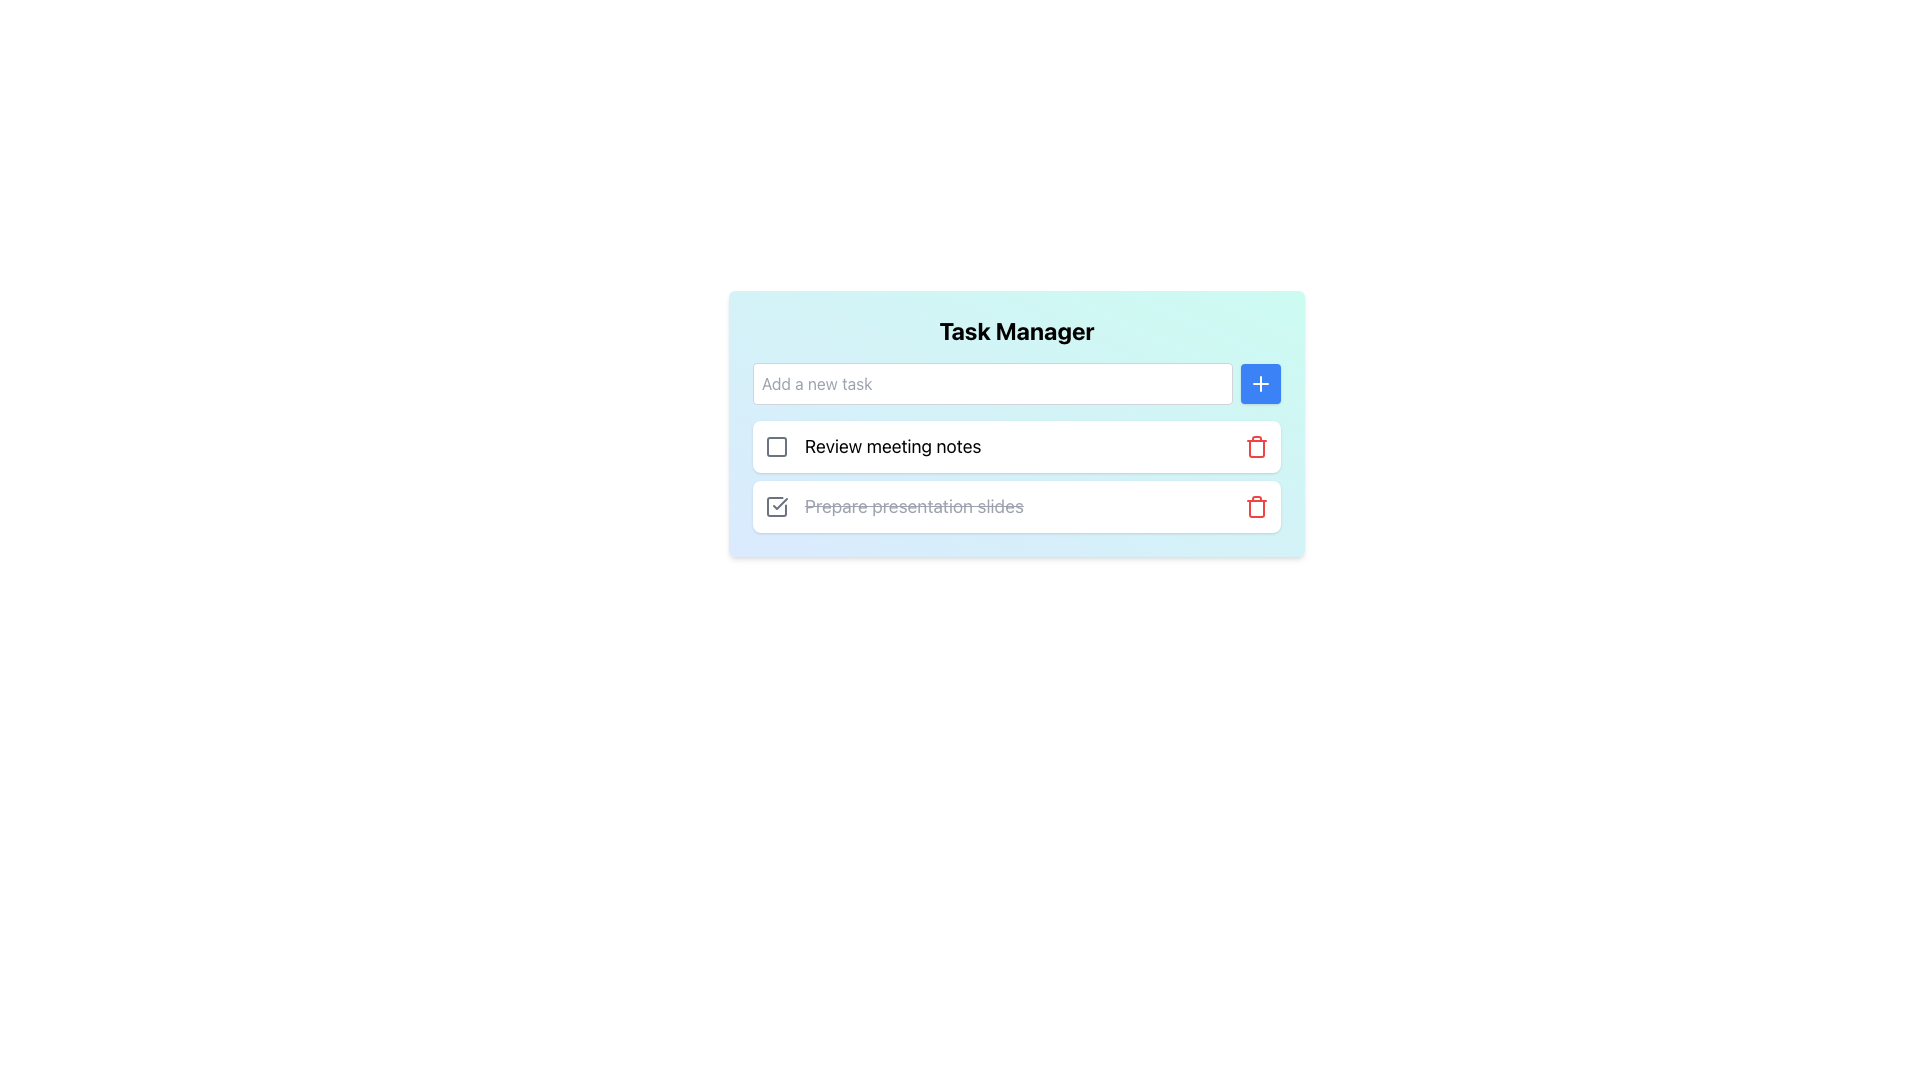 Image resolution: width=1920 pixels, height=1080 pixels. I want to click on the checkbox on the first task item of the Task Manager to mark it as completed, so click(1017, 446).